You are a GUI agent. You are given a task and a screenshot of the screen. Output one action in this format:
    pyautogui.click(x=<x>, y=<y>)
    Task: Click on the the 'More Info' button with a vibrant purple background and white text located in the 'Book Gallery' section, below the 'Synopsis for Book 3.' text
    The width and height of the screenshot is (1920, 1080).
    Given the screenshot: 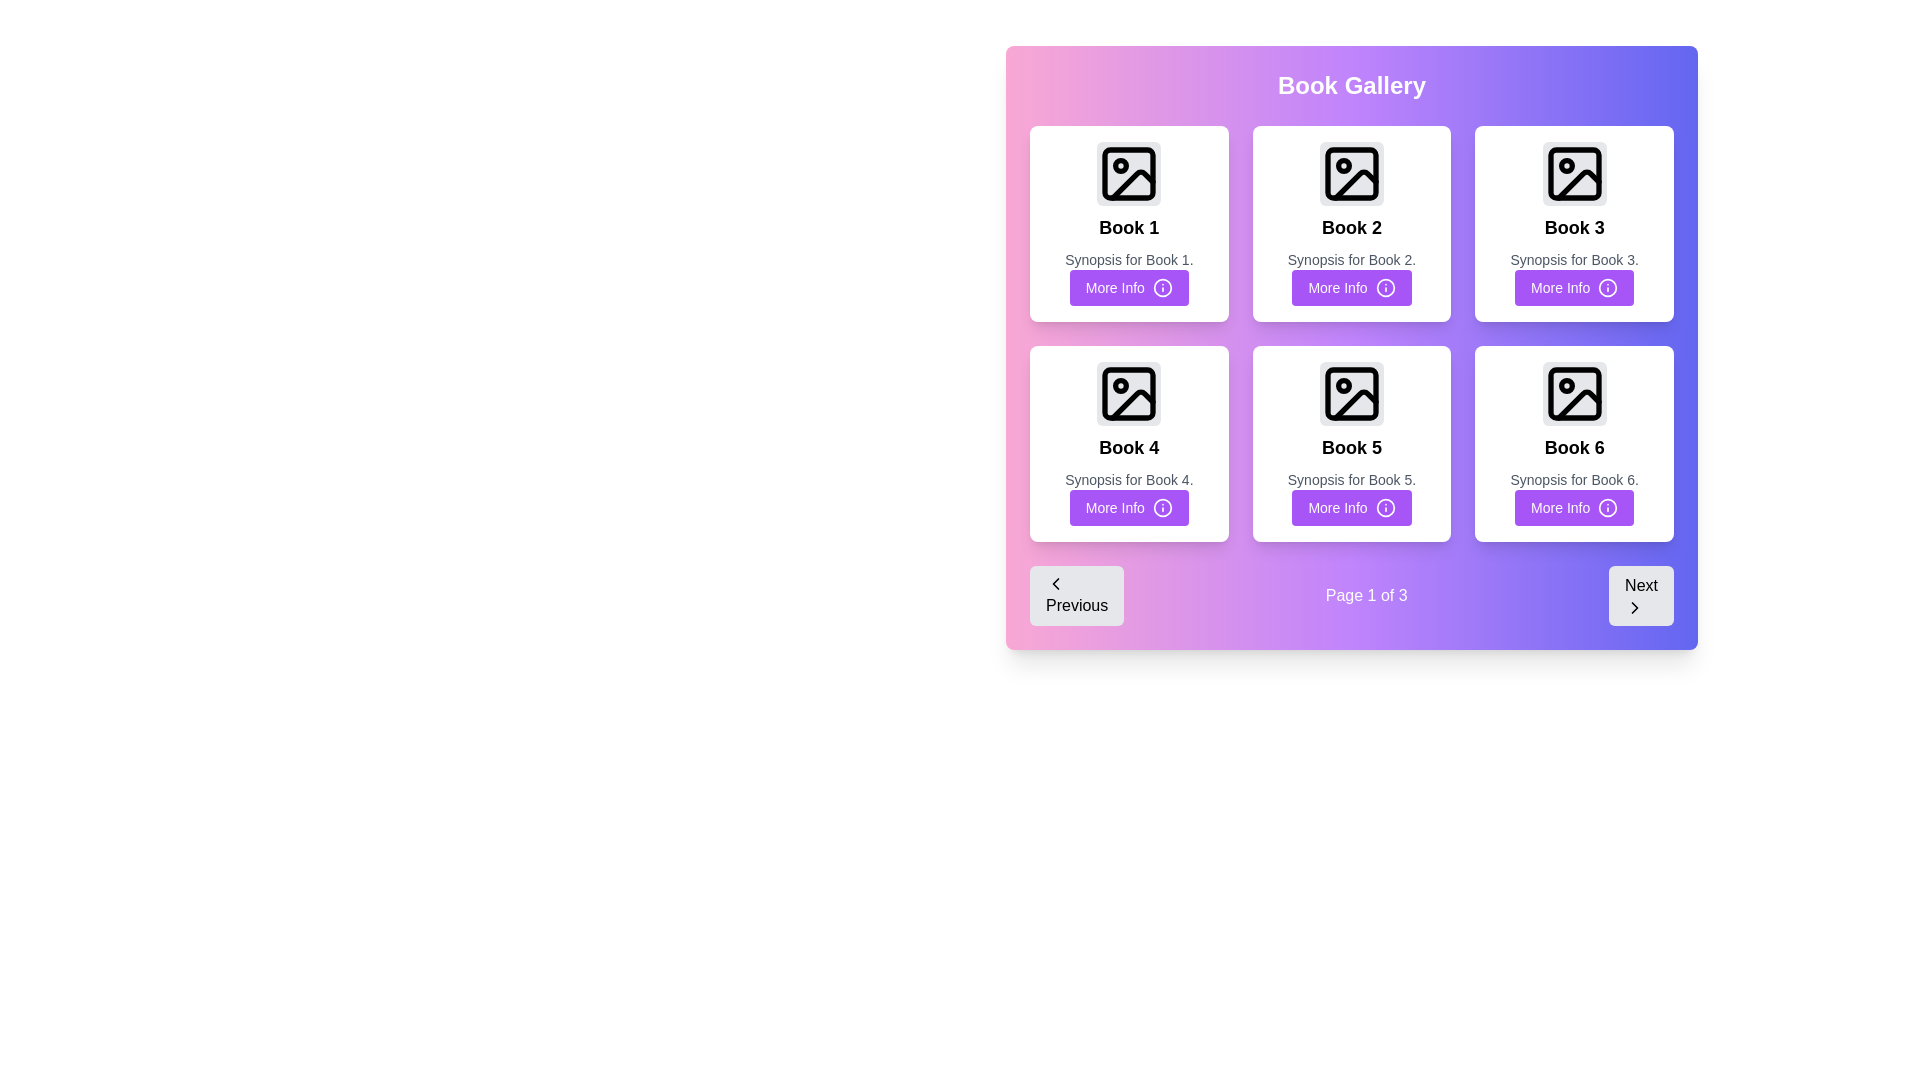 What is the action you would take?
    pyautogui.click(x=1573, y=288)
    